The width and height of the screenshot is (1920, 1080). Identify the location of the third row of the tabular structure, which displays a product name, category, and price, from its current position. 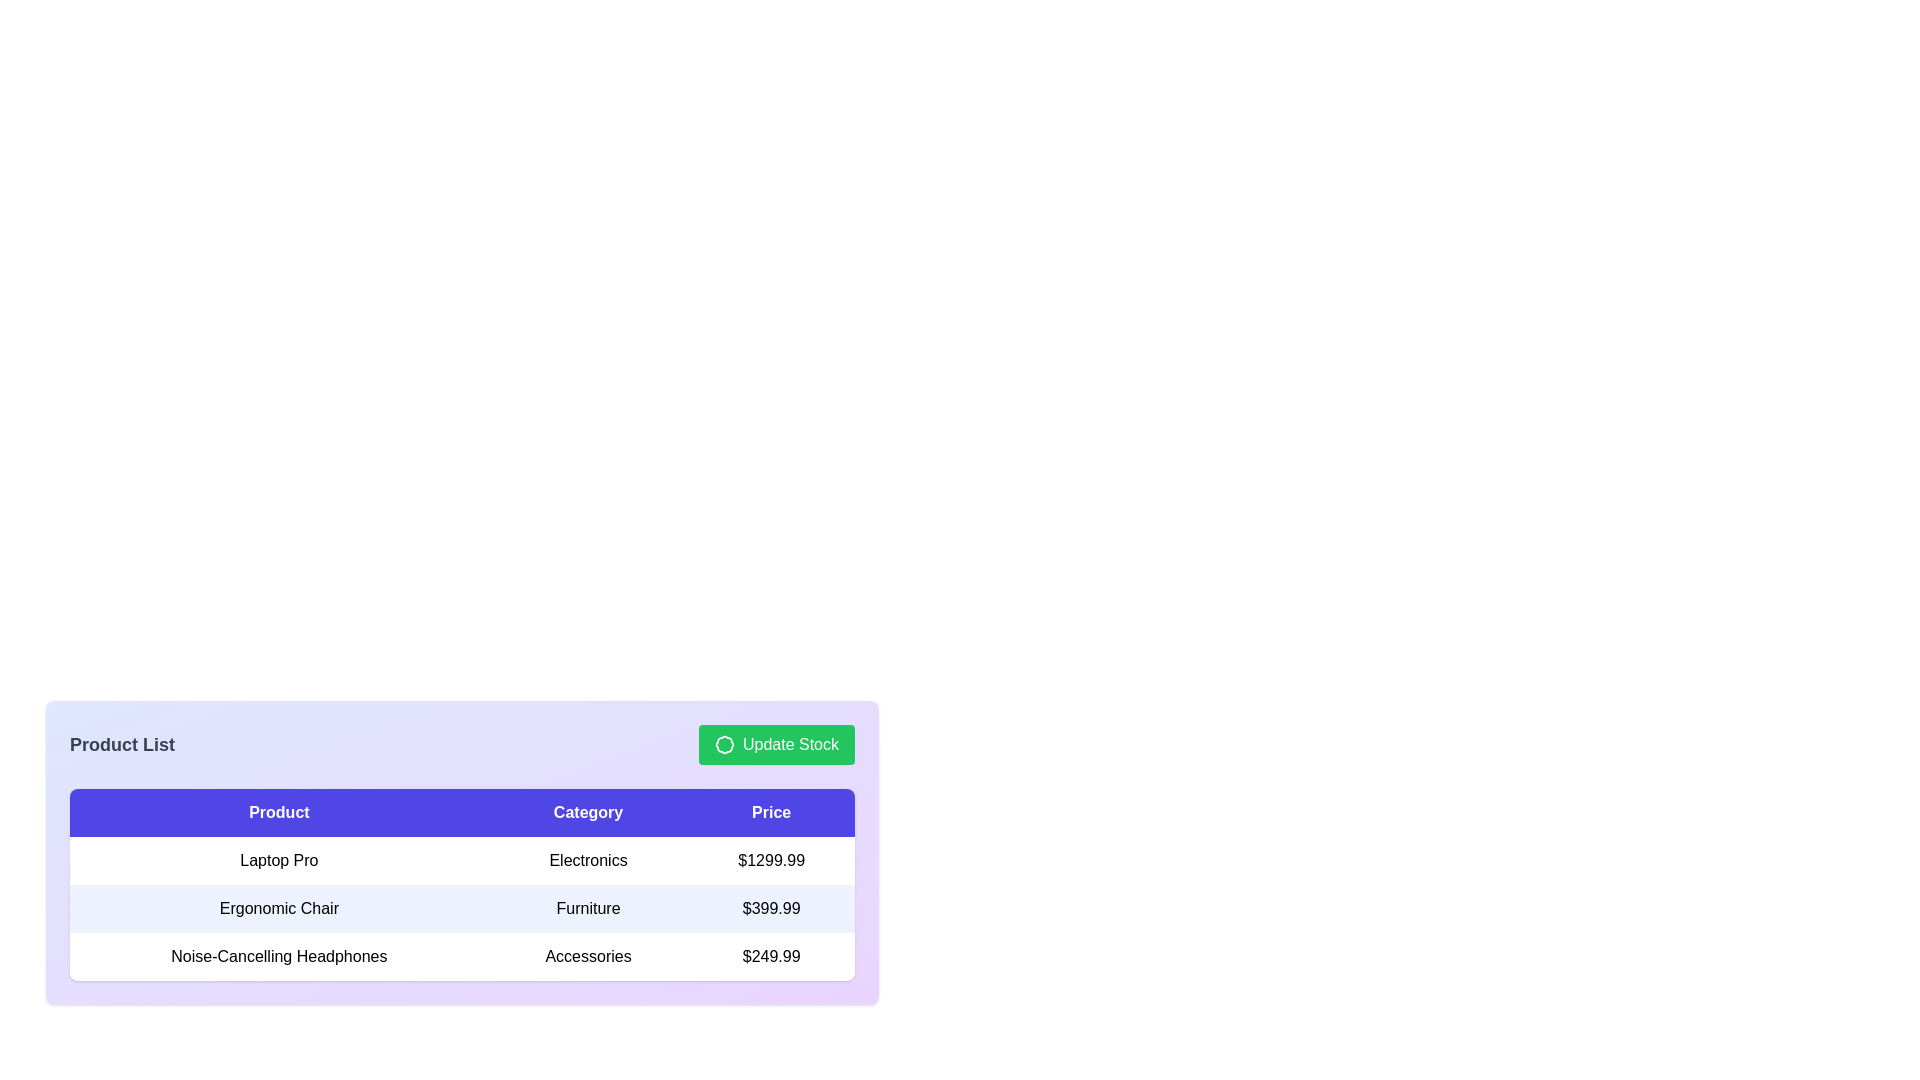
(461, 955).